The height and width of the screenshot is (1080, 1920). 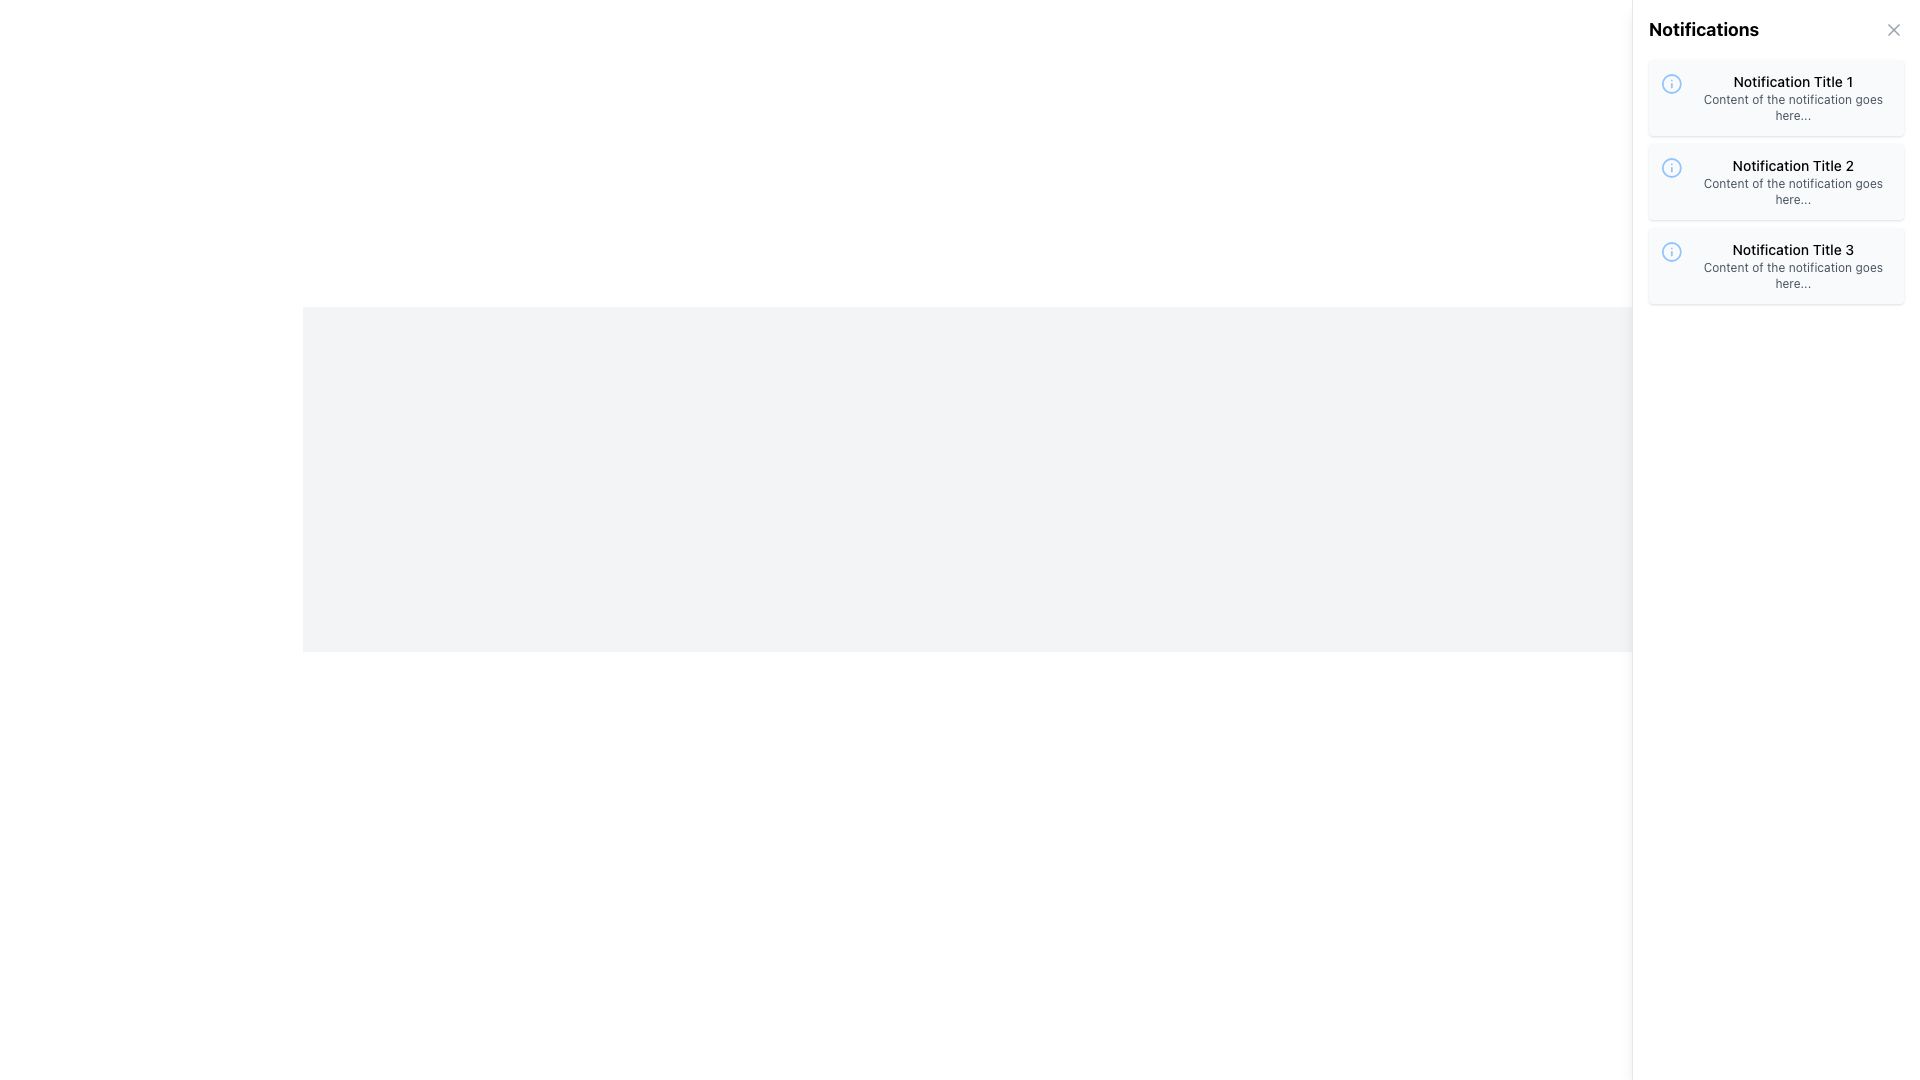 What do you see at coordinates (1671, 167) in the screenshot?
I see `the circular icon with a blue stroke located on the notification card for 'Notification Title 2' in the second row of the notification list` at bounding box center [1671, 167].